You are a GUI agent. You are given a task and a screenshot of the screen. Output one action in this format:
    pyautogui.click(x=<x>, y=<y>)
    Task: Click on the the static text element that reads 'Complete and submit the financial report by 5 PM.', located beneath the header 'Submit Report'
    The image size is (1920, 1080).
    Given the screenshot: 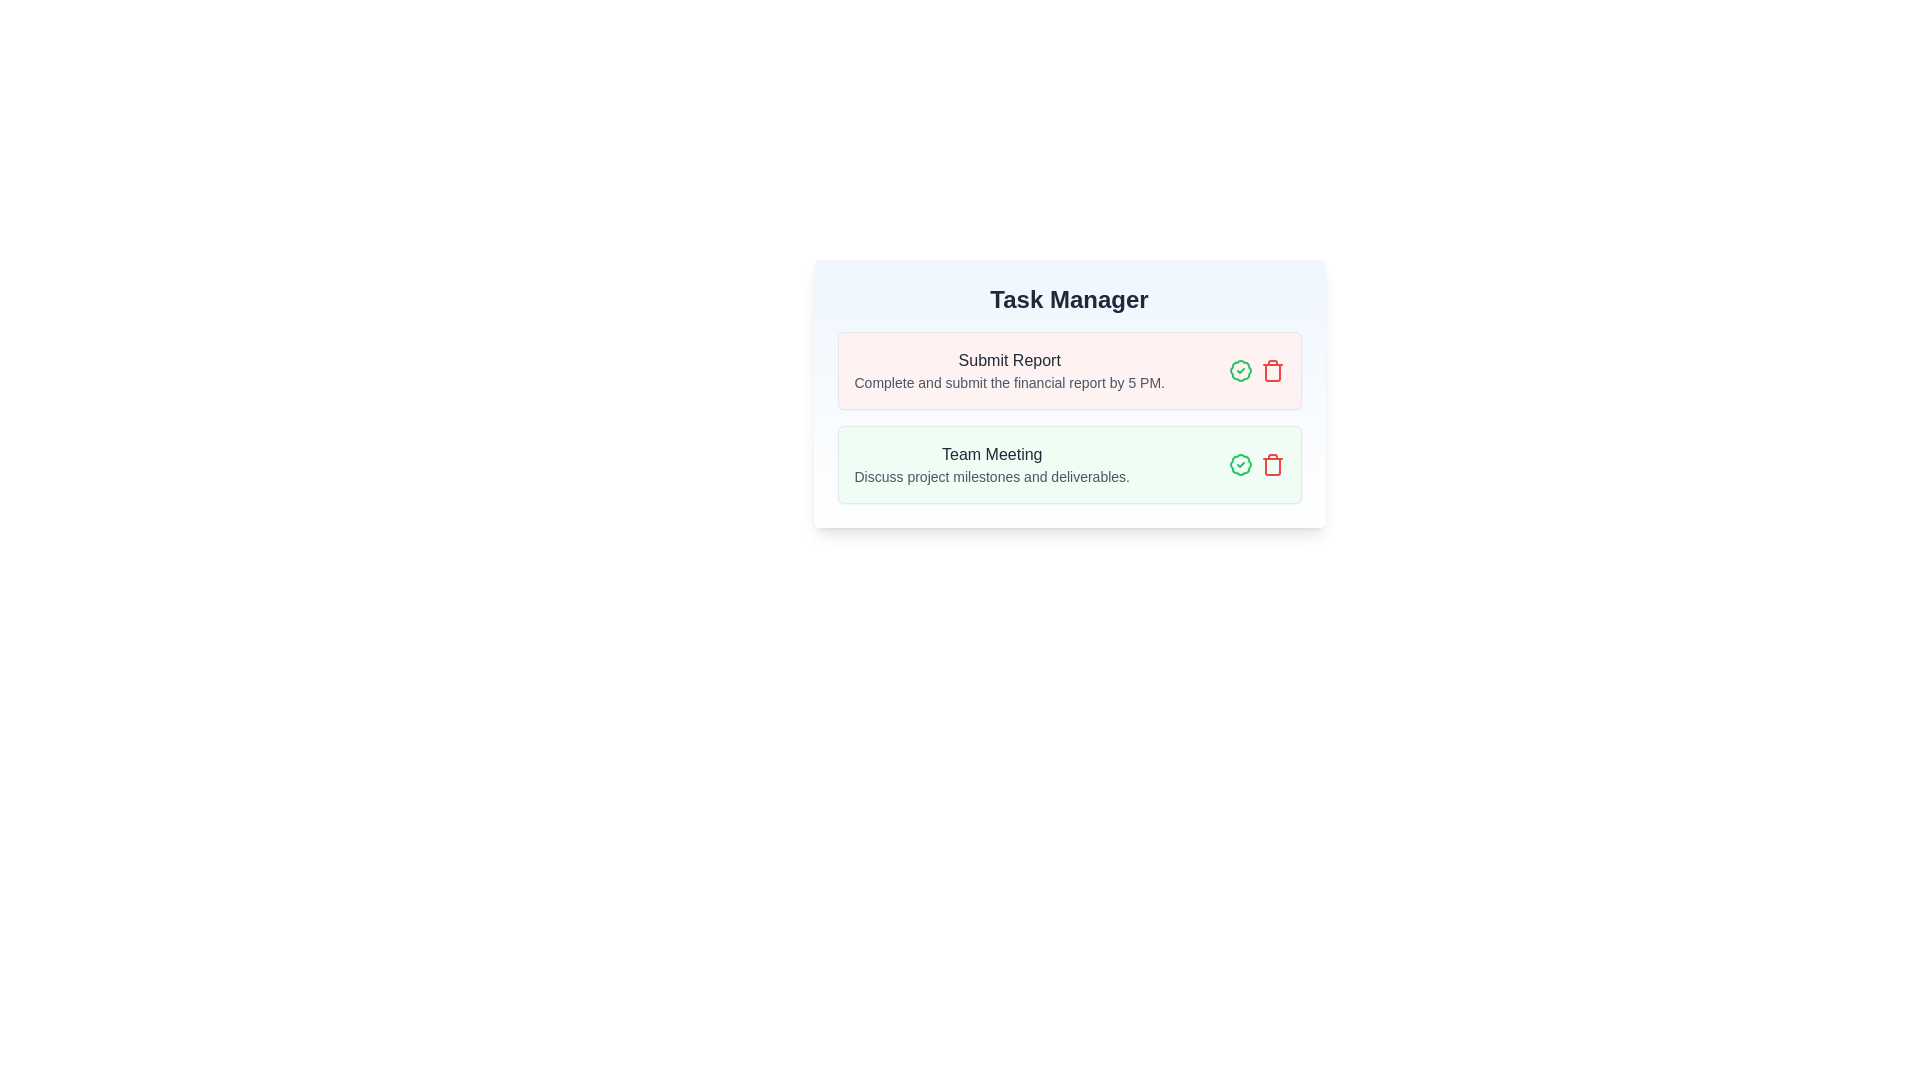 What is the action you would take?
    pyautogui.click(x=1009, y=382)
    